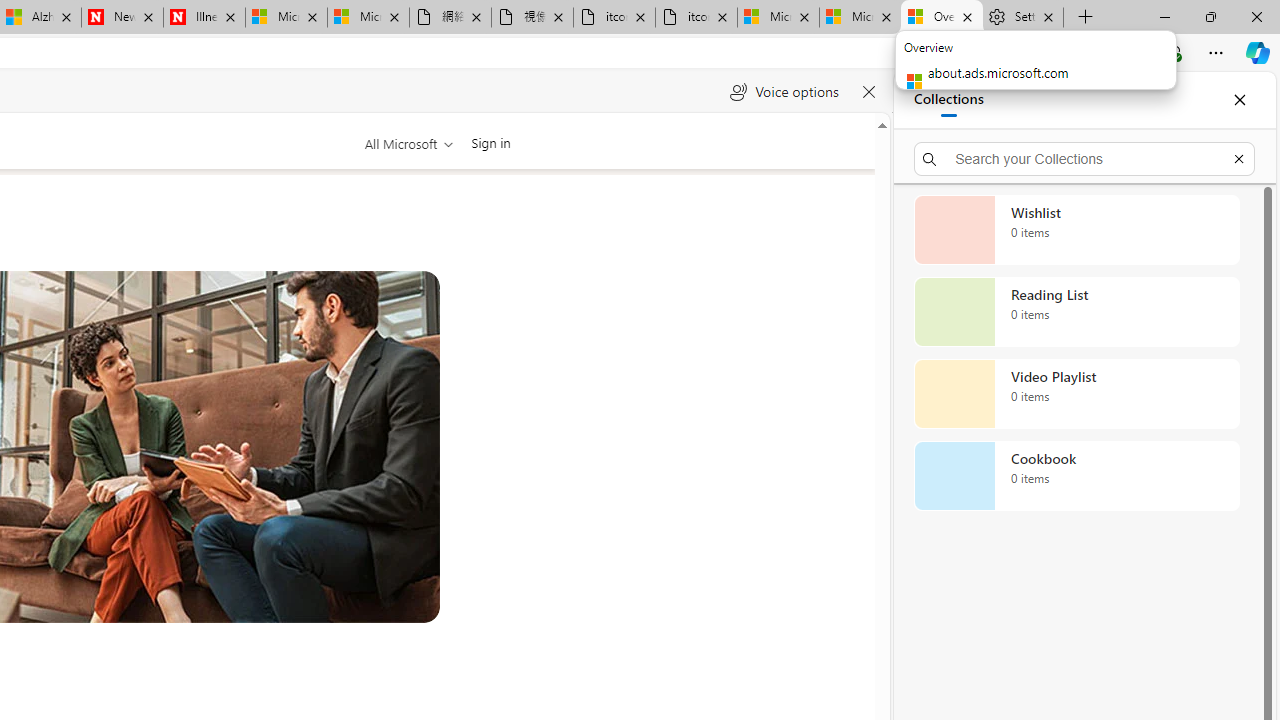 The width and height of the screenshot is (1280, 720). What do you see at coordinates (696, 17) in the screenshot?
I see `'itconcepthk.com/projector_solutions.mp4'` at bounding box center [696, 17].